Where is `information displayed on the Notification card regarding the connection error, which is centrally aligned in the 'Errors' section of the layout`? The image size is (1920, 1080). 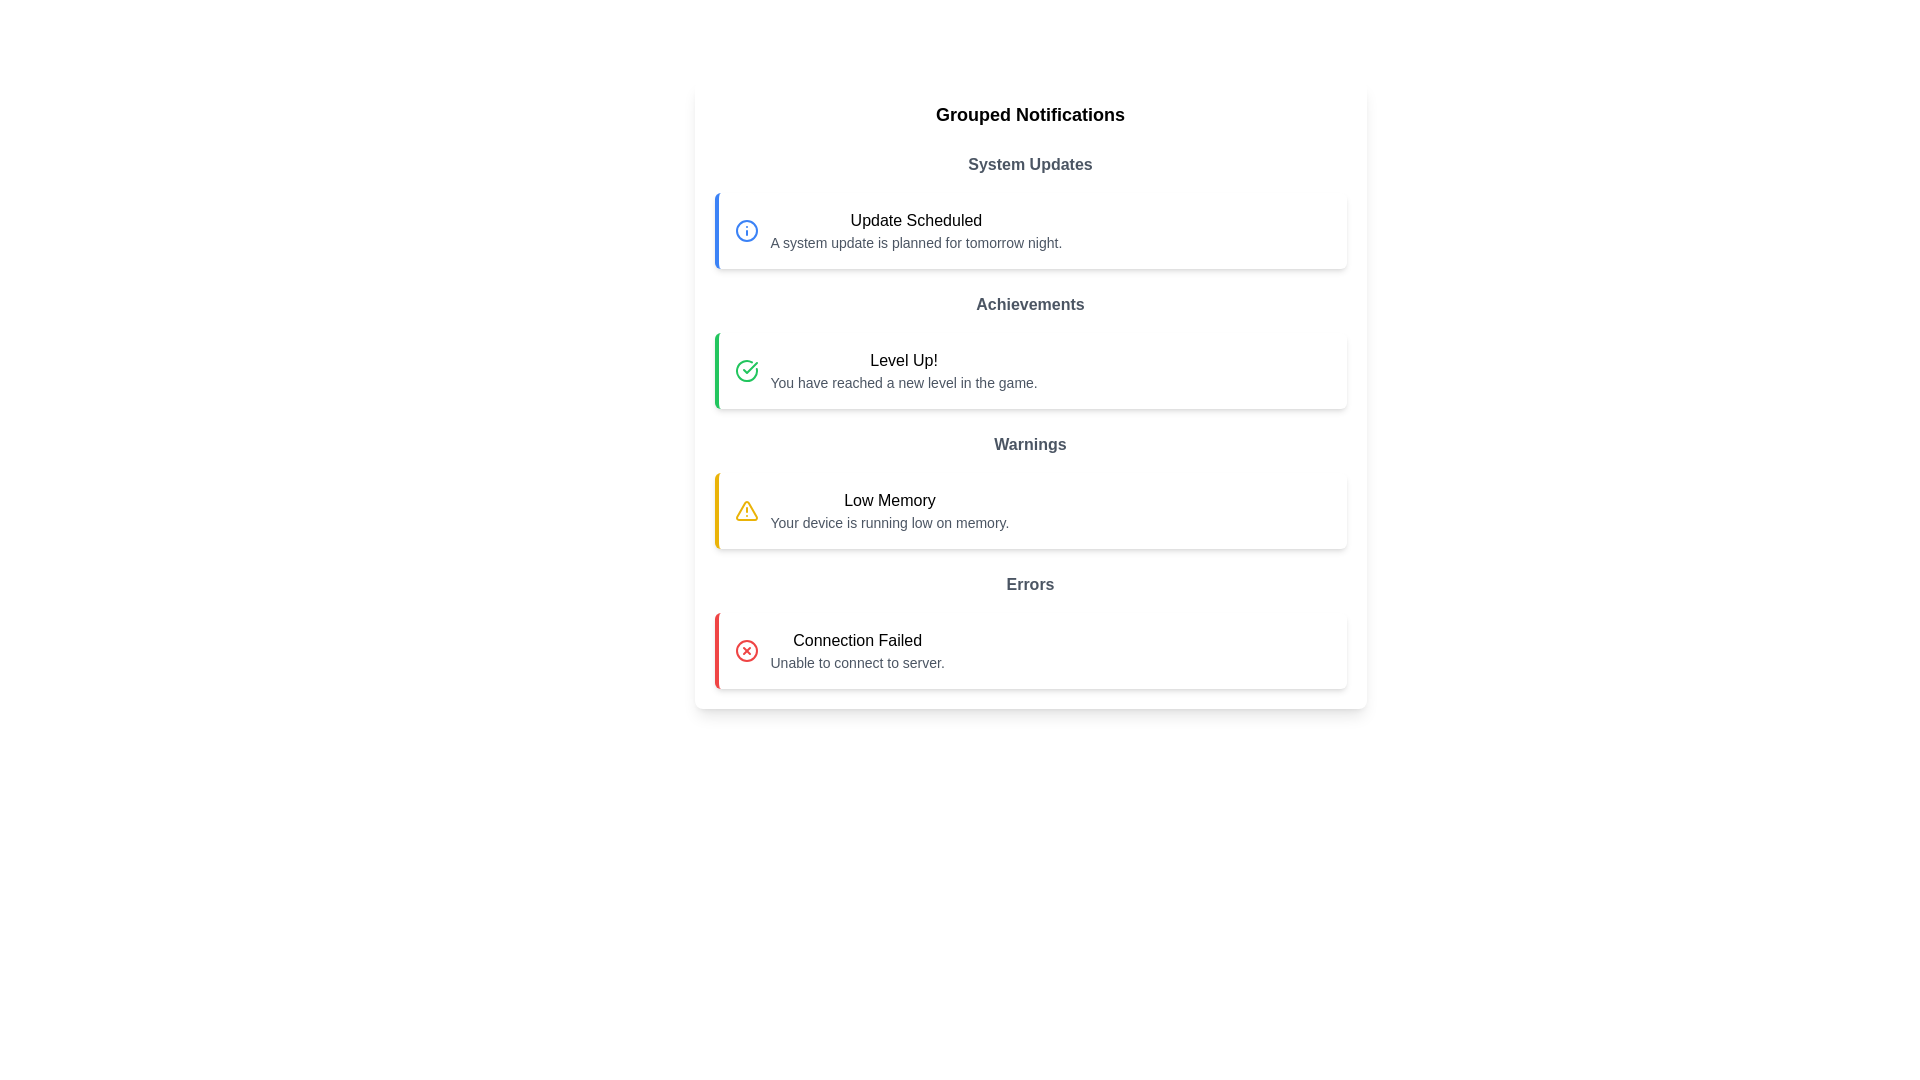 information displayed on the Notification card regarding the connection error, which is centrally aligned in the 'Errors' section of the layout is located at coordinates (1030, 651).